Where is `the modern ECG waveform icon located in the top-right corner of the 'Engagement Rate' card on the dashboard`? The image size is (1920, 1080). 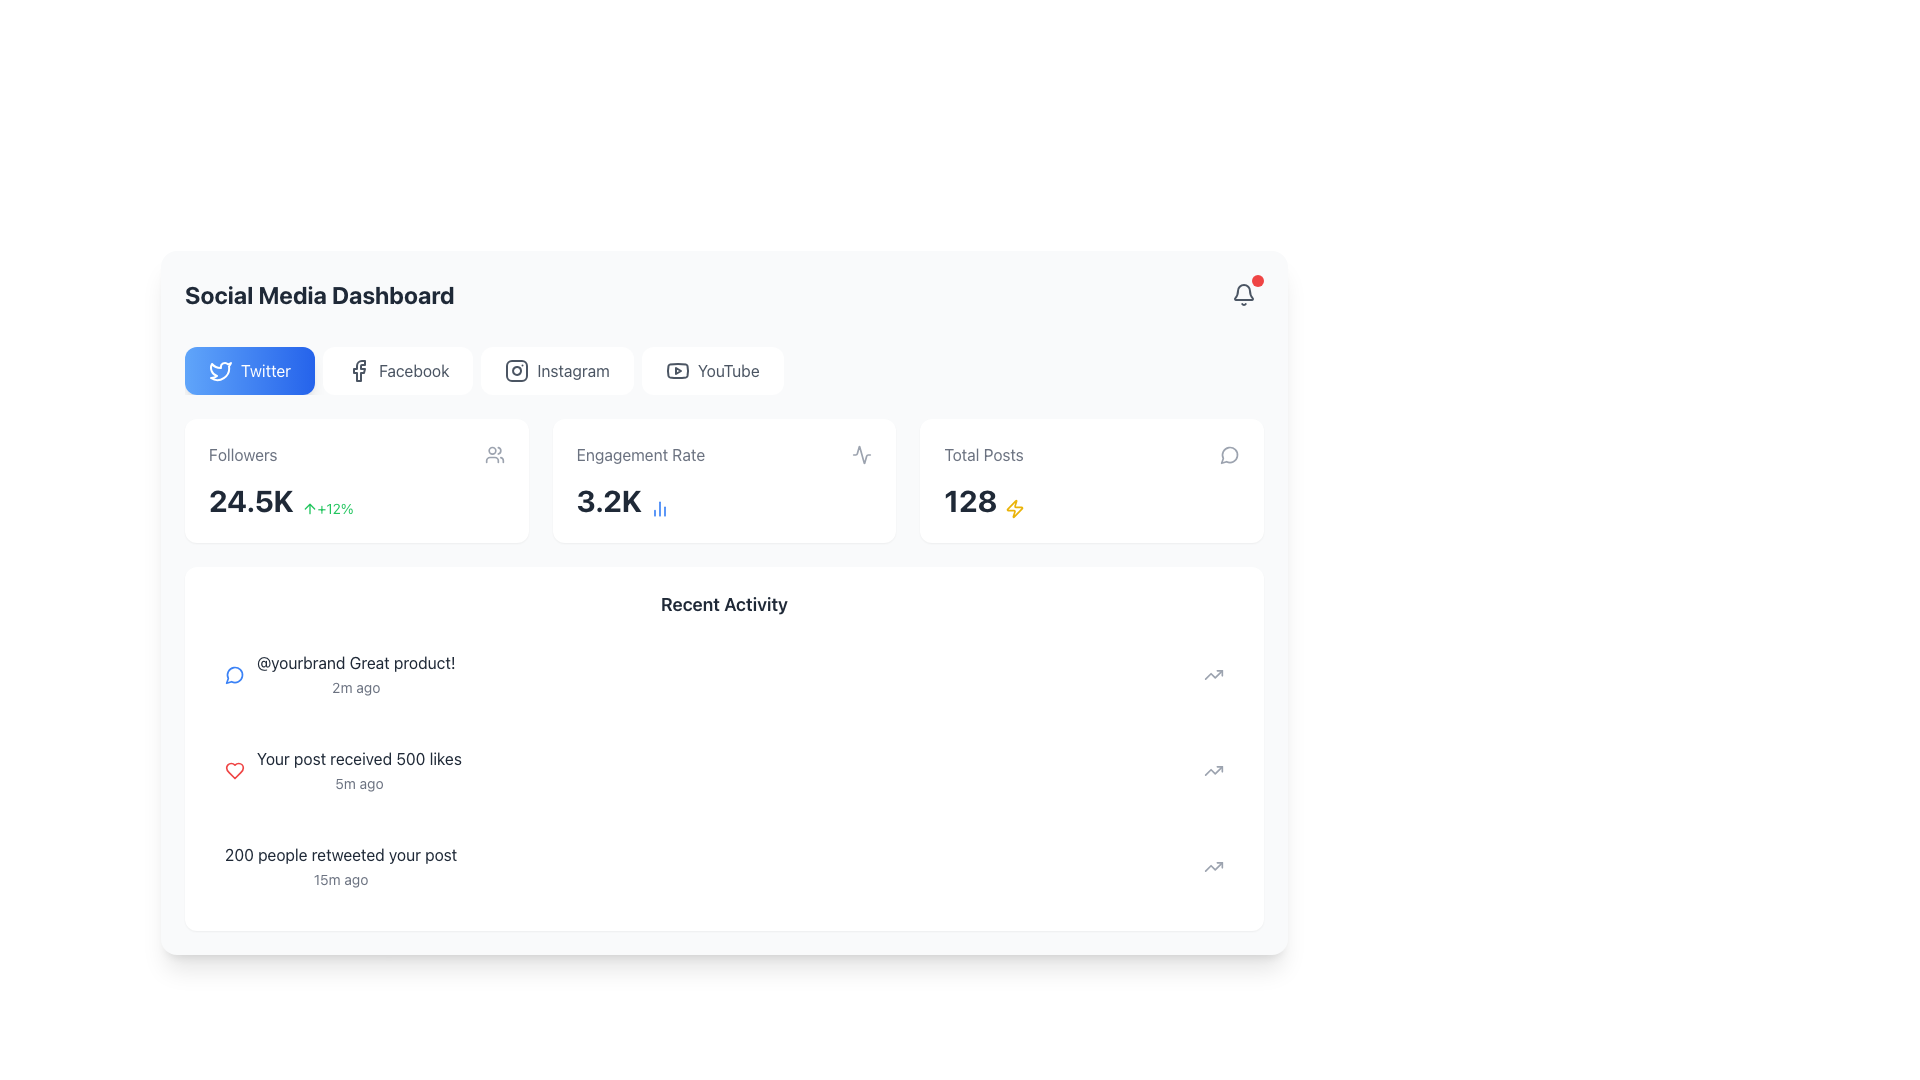 the modern ECG waveform icon located in the top-right corner of the 'Engagement Rate' card on the dashboard is located at coordinates (862, 455).